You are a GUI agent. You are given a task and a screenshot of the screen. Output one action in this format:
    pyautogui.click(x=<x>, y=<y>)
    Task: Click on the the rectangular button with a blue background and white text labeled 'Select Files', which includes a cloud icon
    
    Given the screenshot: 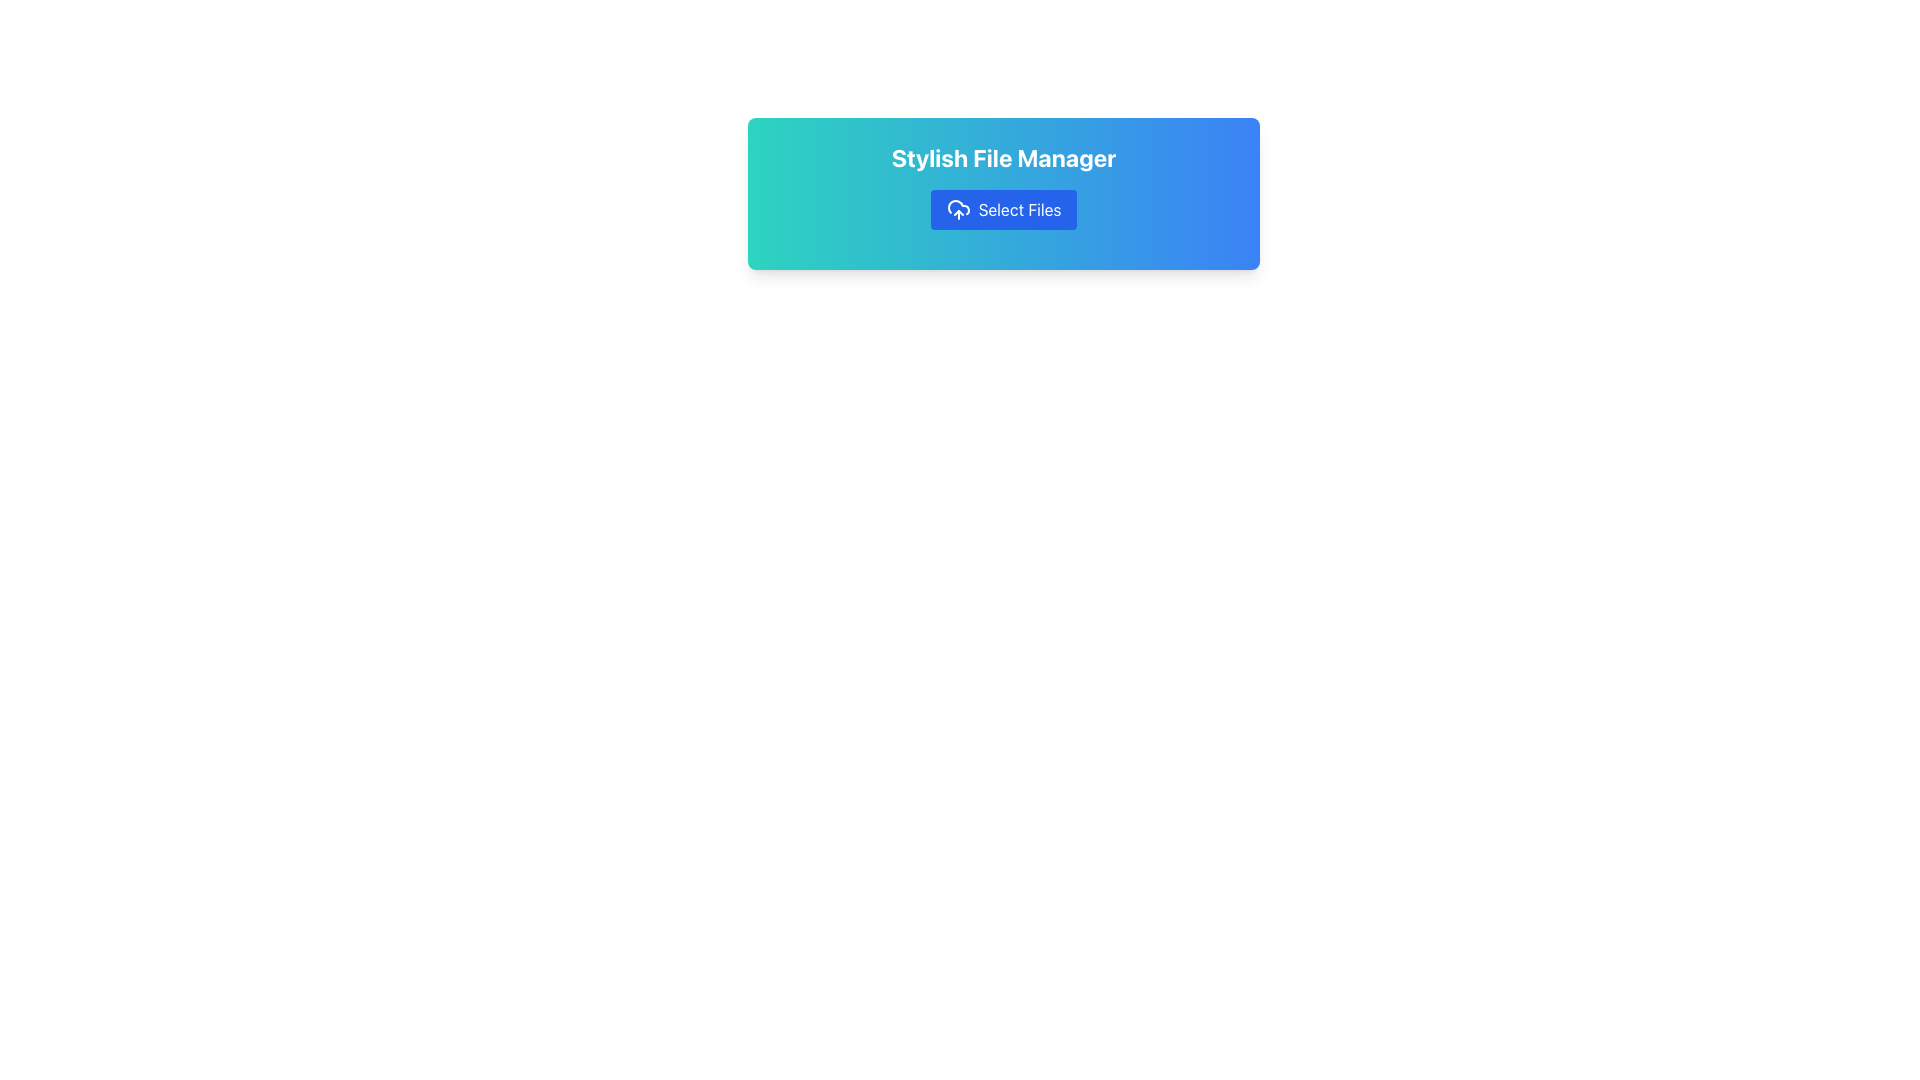 What is the action you would take?
    pyautogui.click(x=1003, y=209)
    